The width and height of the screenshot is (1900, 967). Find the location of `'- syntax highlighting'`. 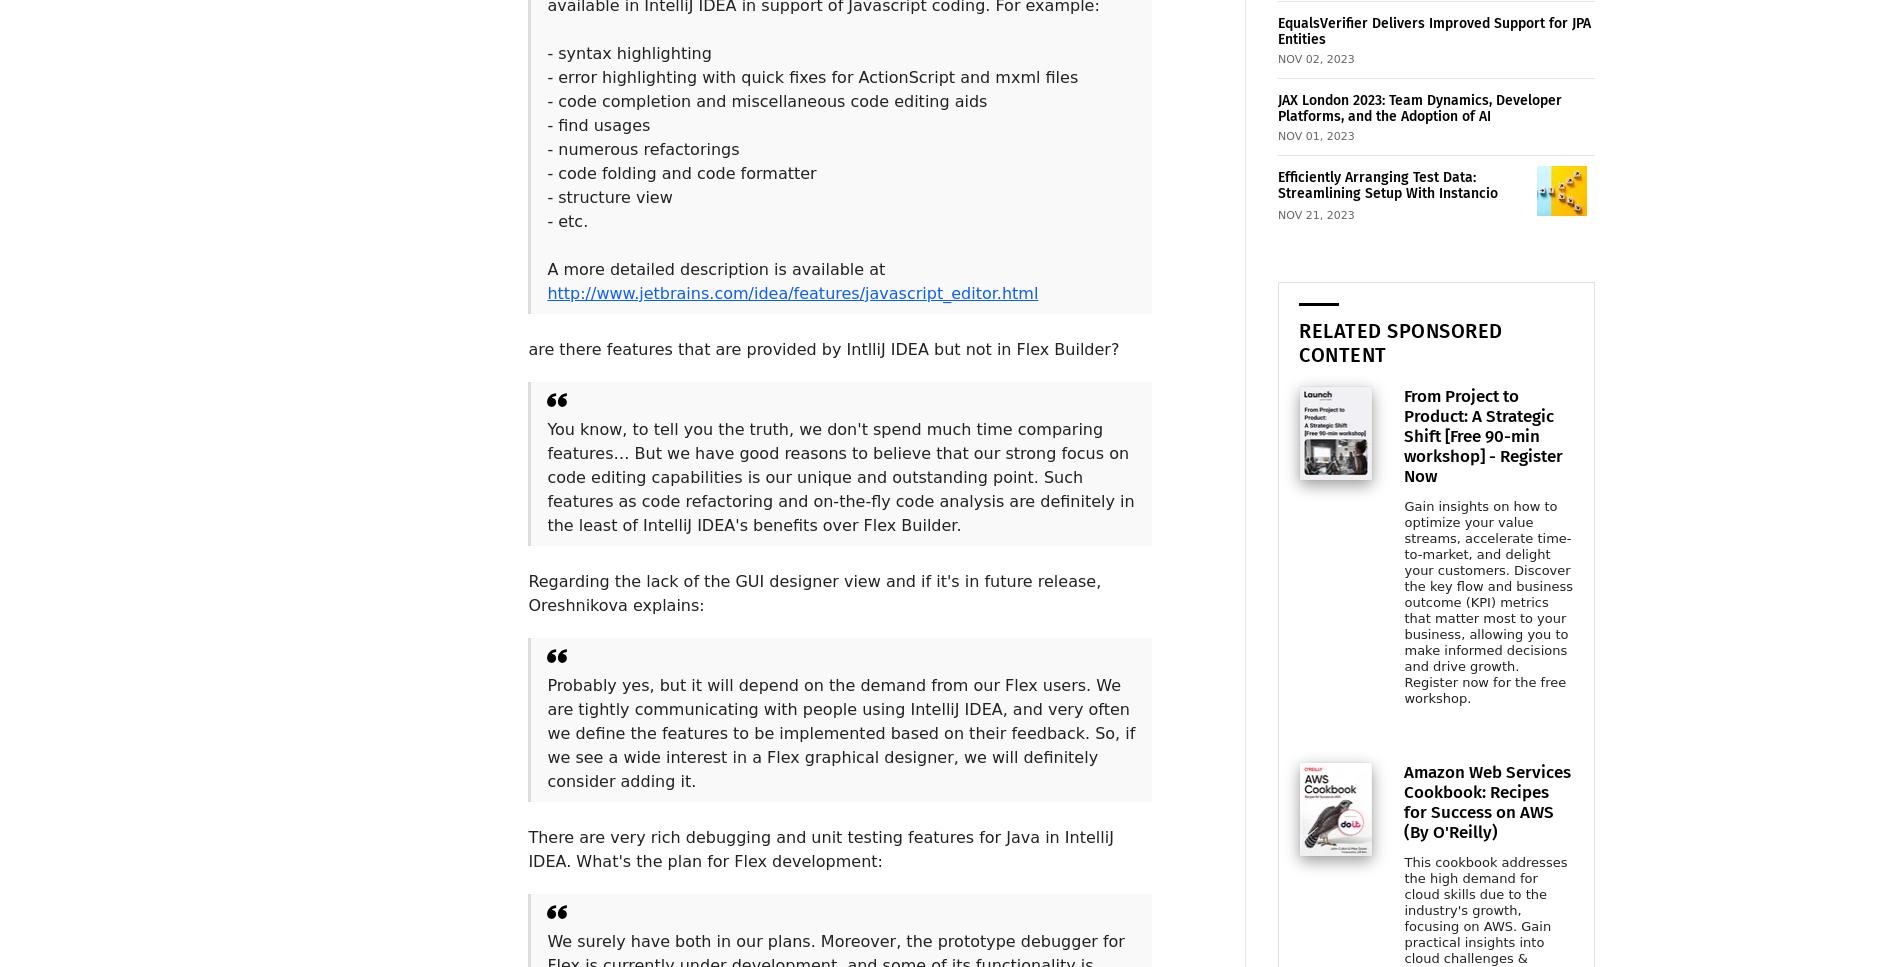

'- syntax highlighting' is located at coordinates (547, 52).